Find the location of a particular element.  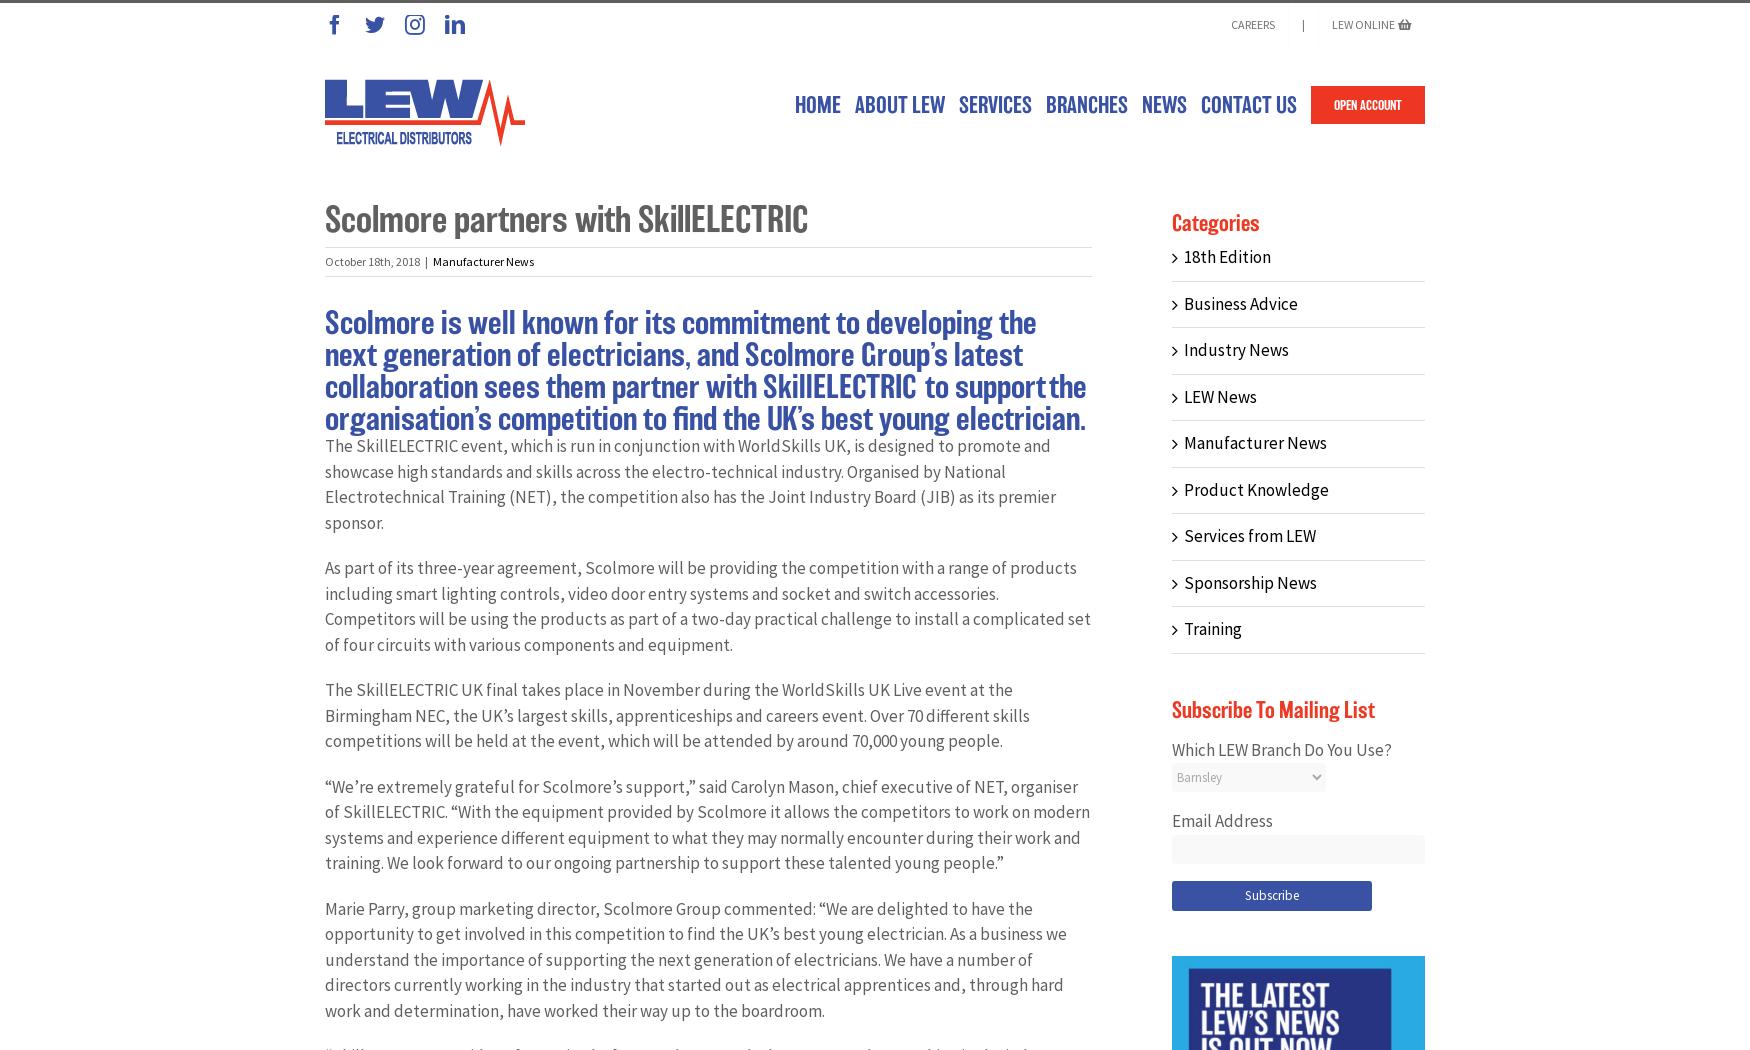

'HOME' is located at coordinates (817, 106).